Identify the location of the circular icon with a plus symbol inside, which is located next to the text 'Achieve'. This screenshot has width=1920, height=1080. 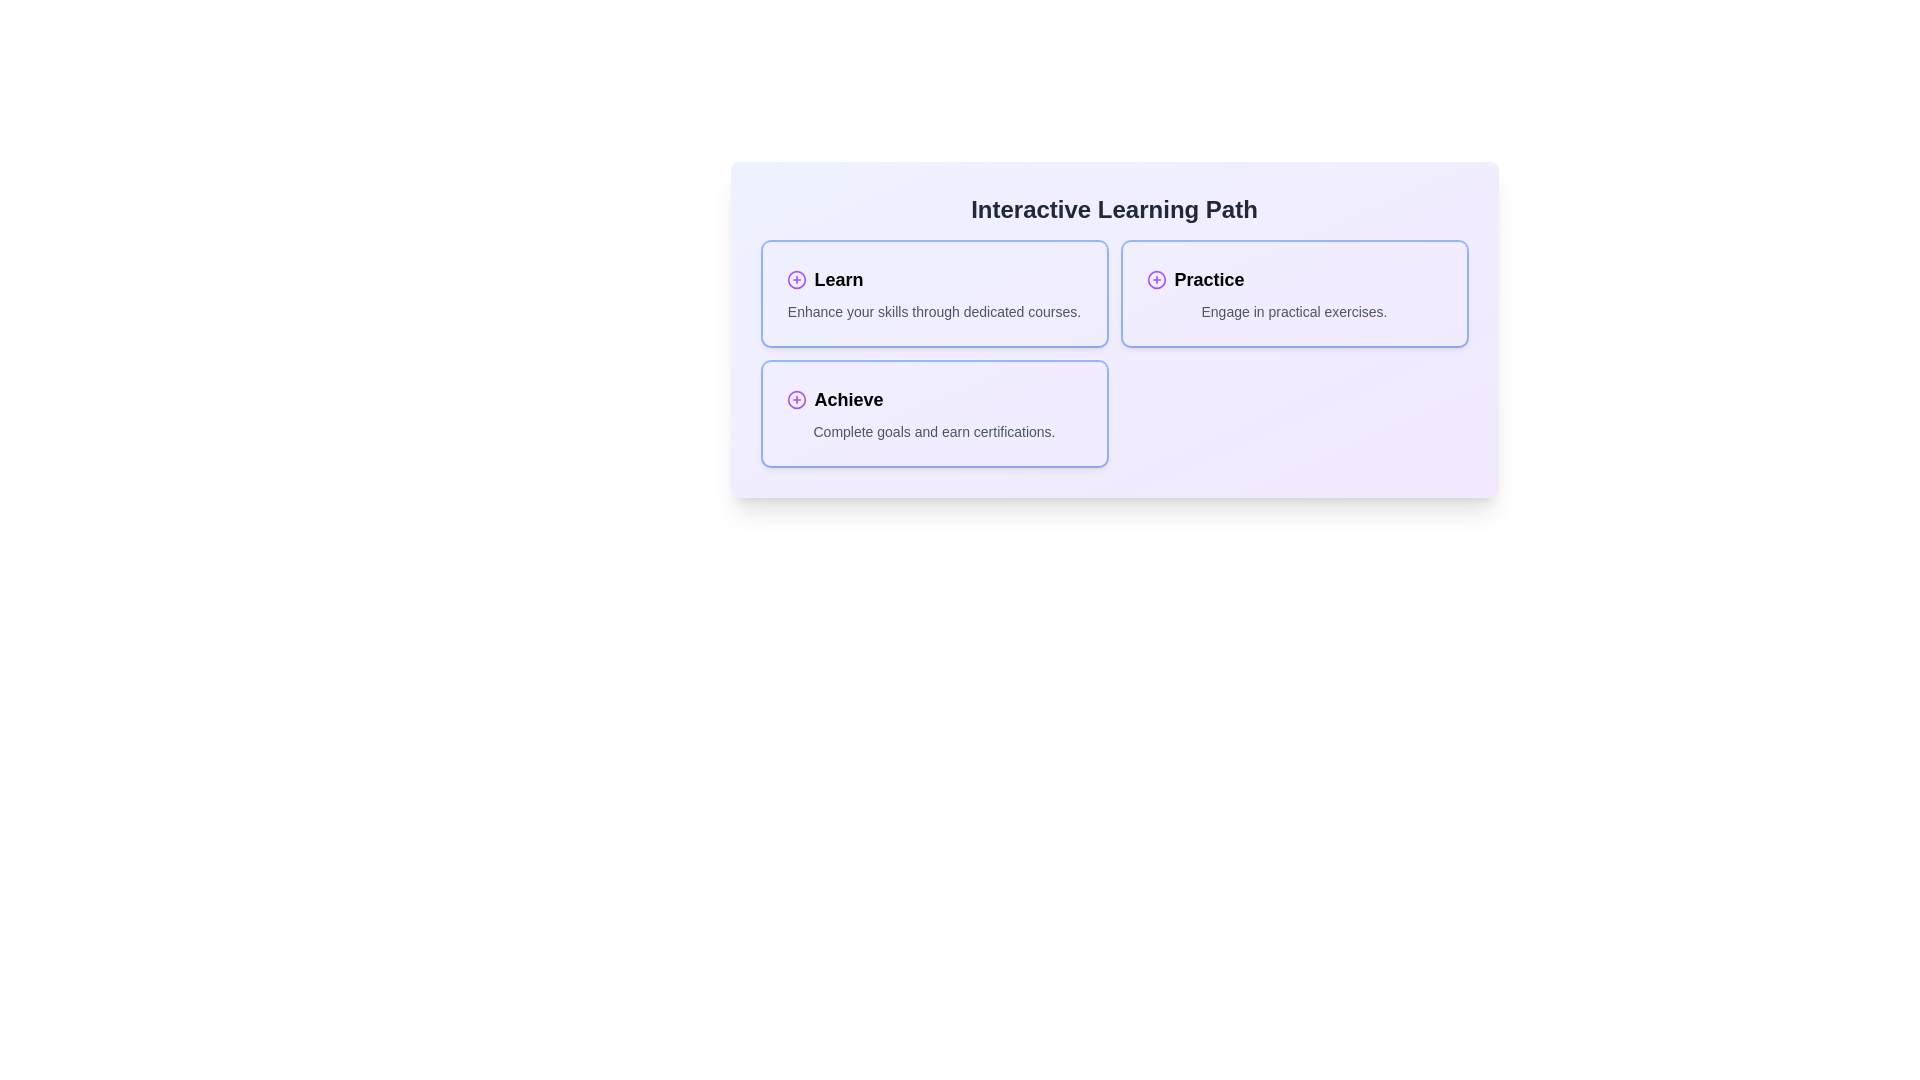
(795, 400).